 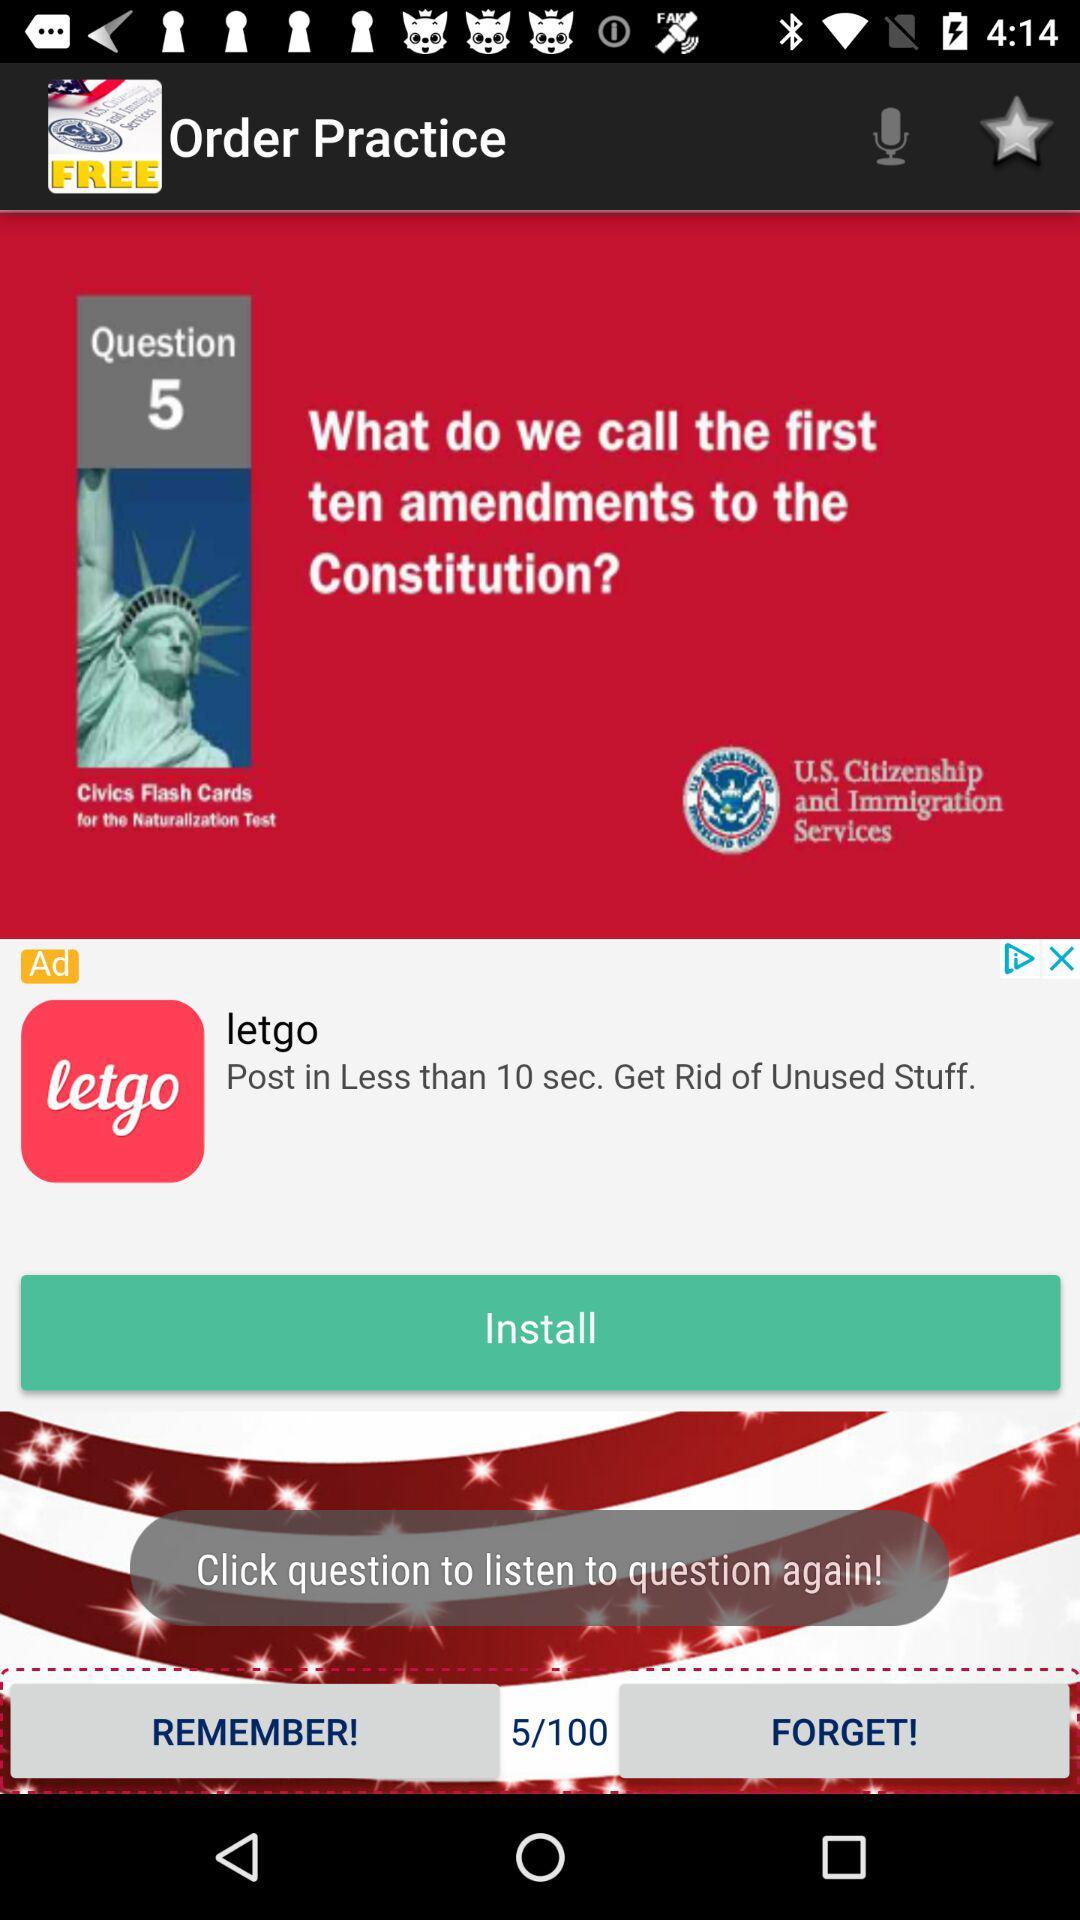 What do you see at coordinates (540, 1175) in the screenshot?
I see `open advertisement` at bounding box center [540, 1175].